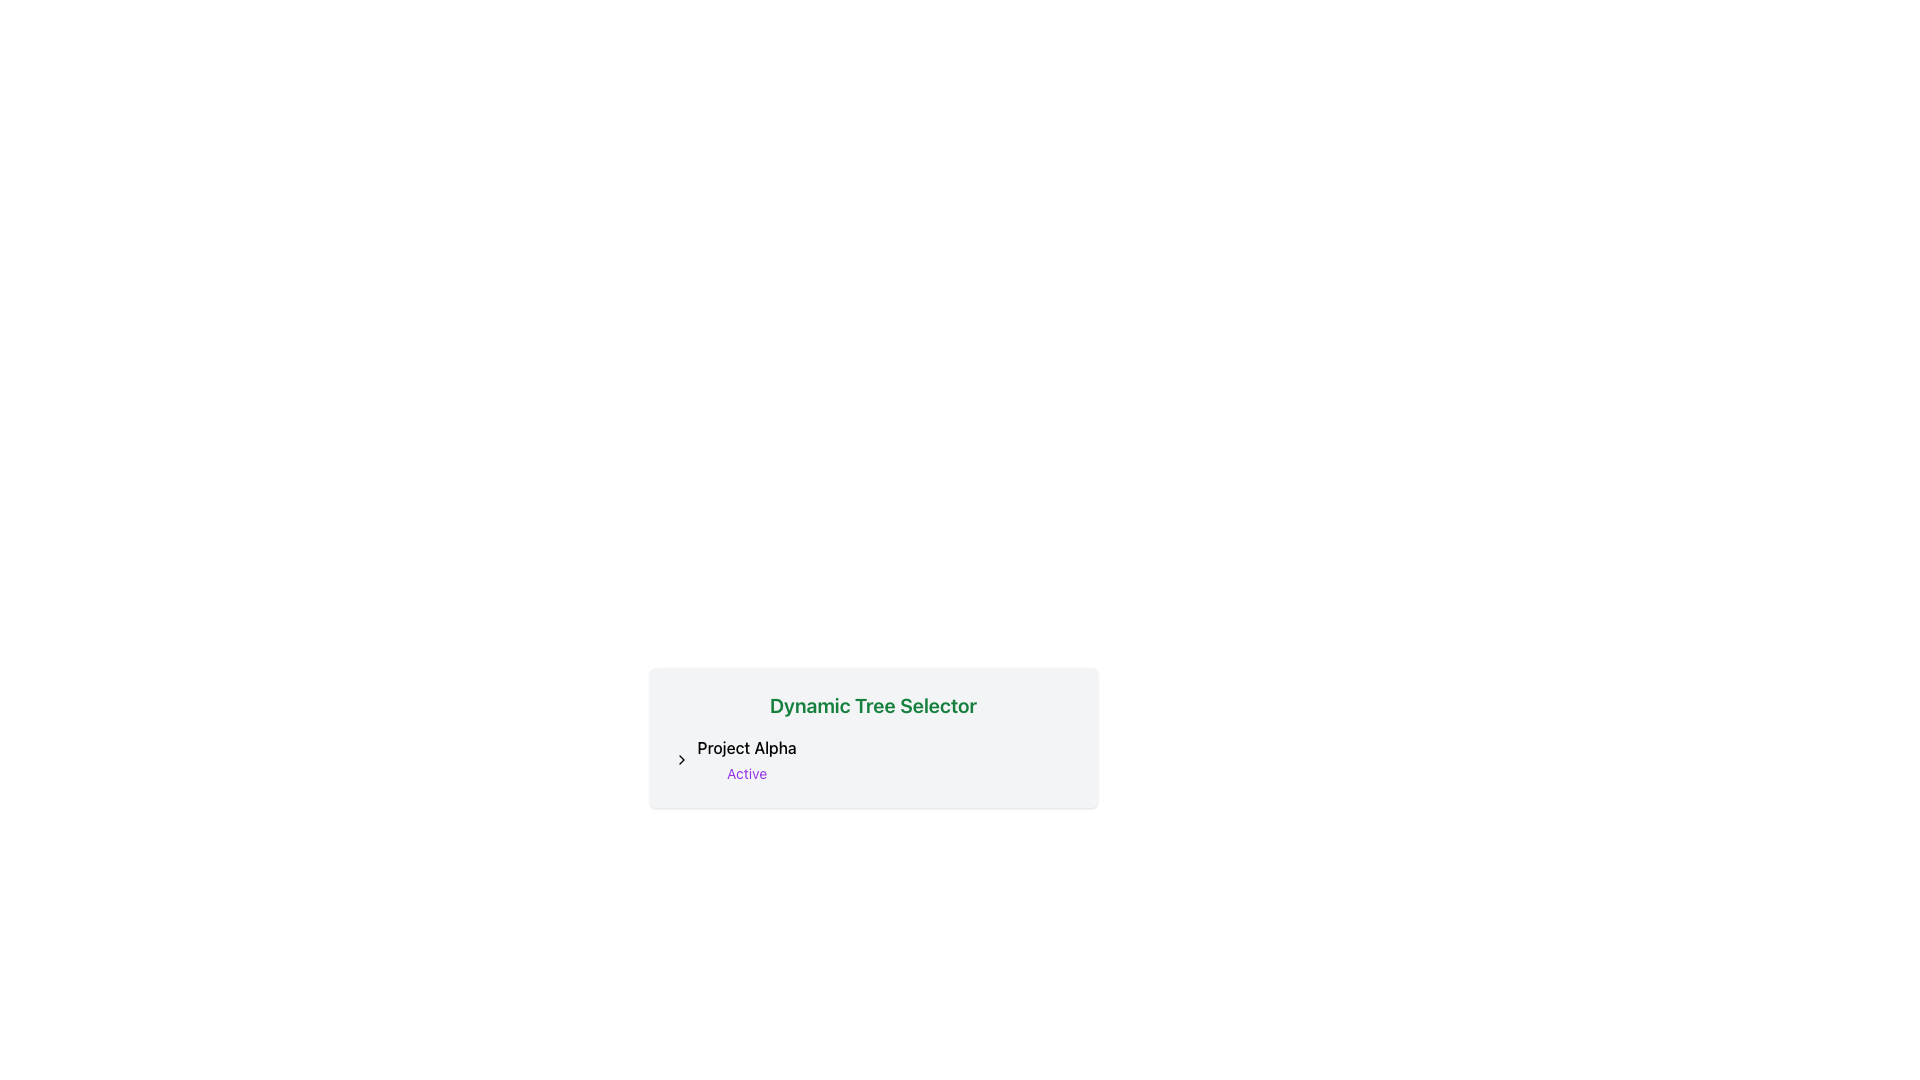 The image size is (1920, 1080). Describe the element at coordinates (746, 773) in the screenshot. I see `the 'Active' status text label indicating the status of the 'Project Alpha' node in the Dynamic Tree Selector interface` at that location.